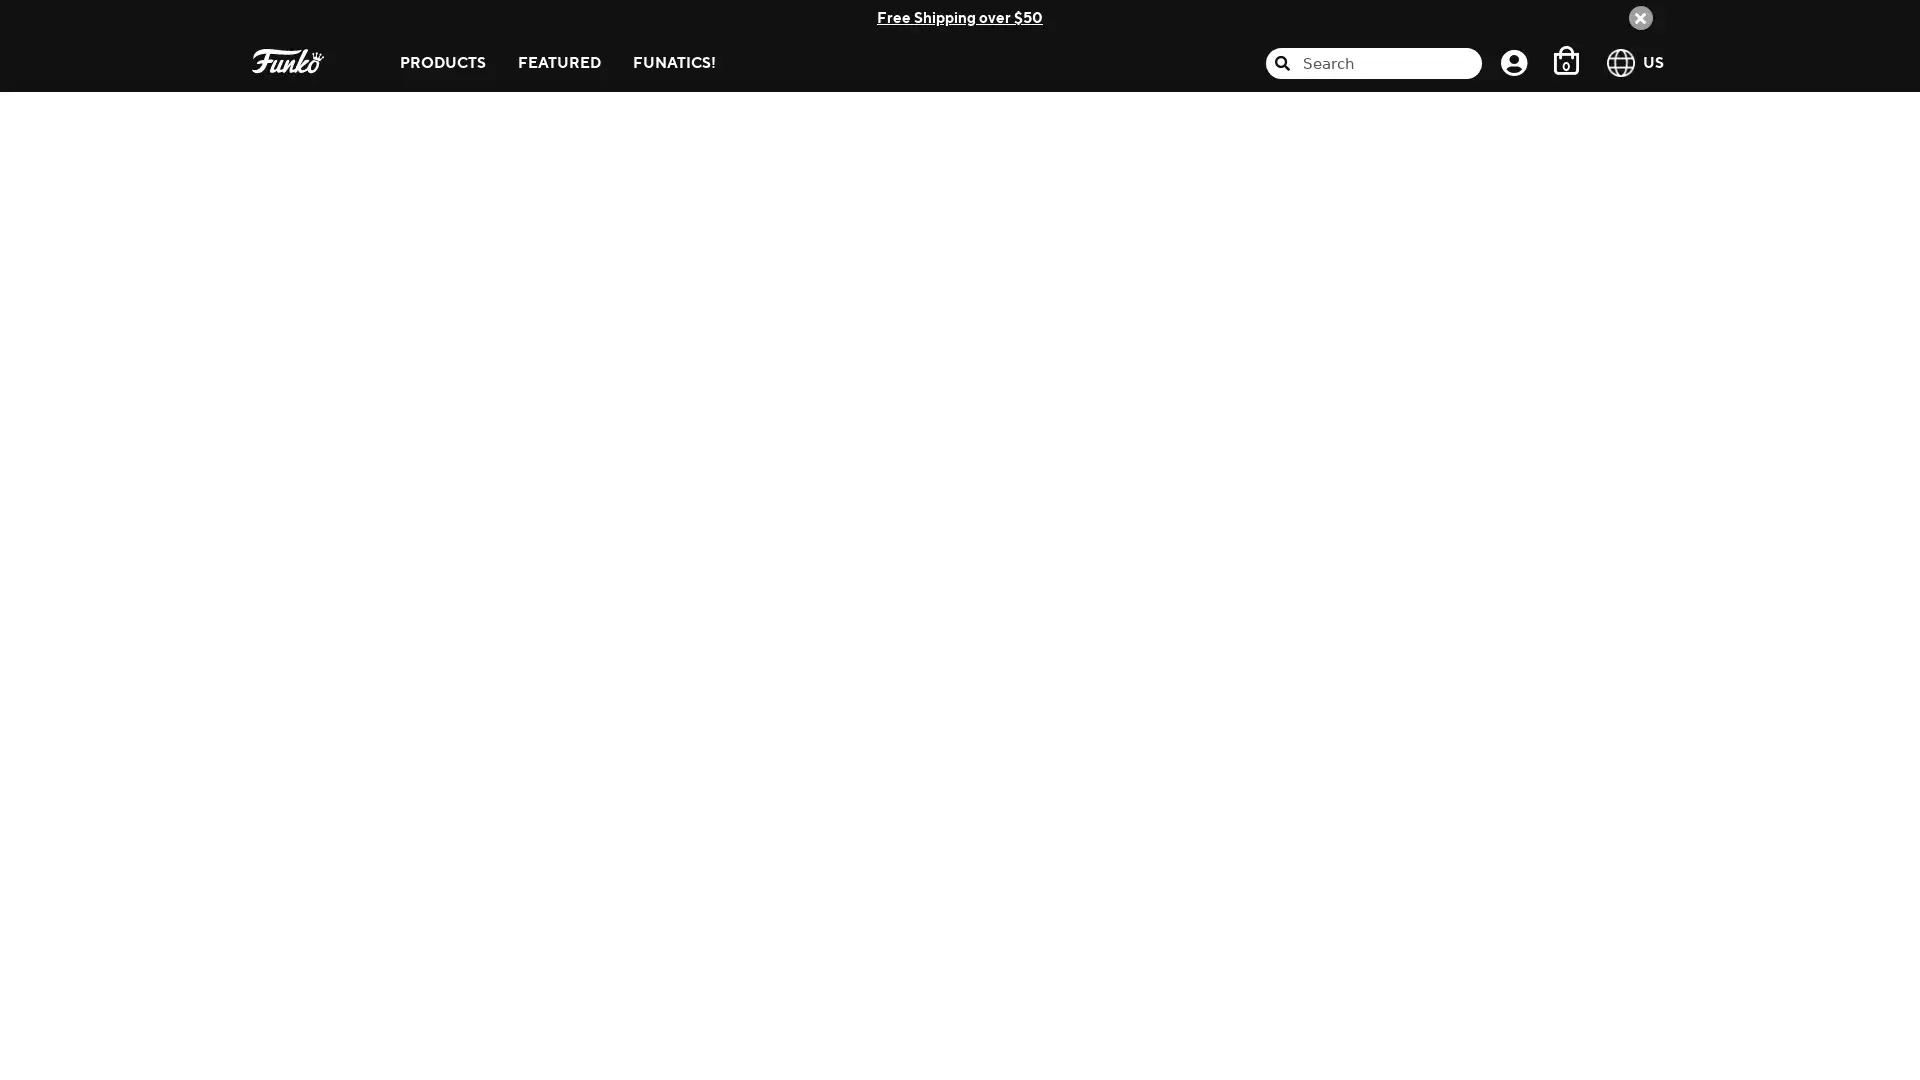  Describe the element at coordinates (615, 34) in the screenshot. I see `FEATURED SUBMENU` at that location.